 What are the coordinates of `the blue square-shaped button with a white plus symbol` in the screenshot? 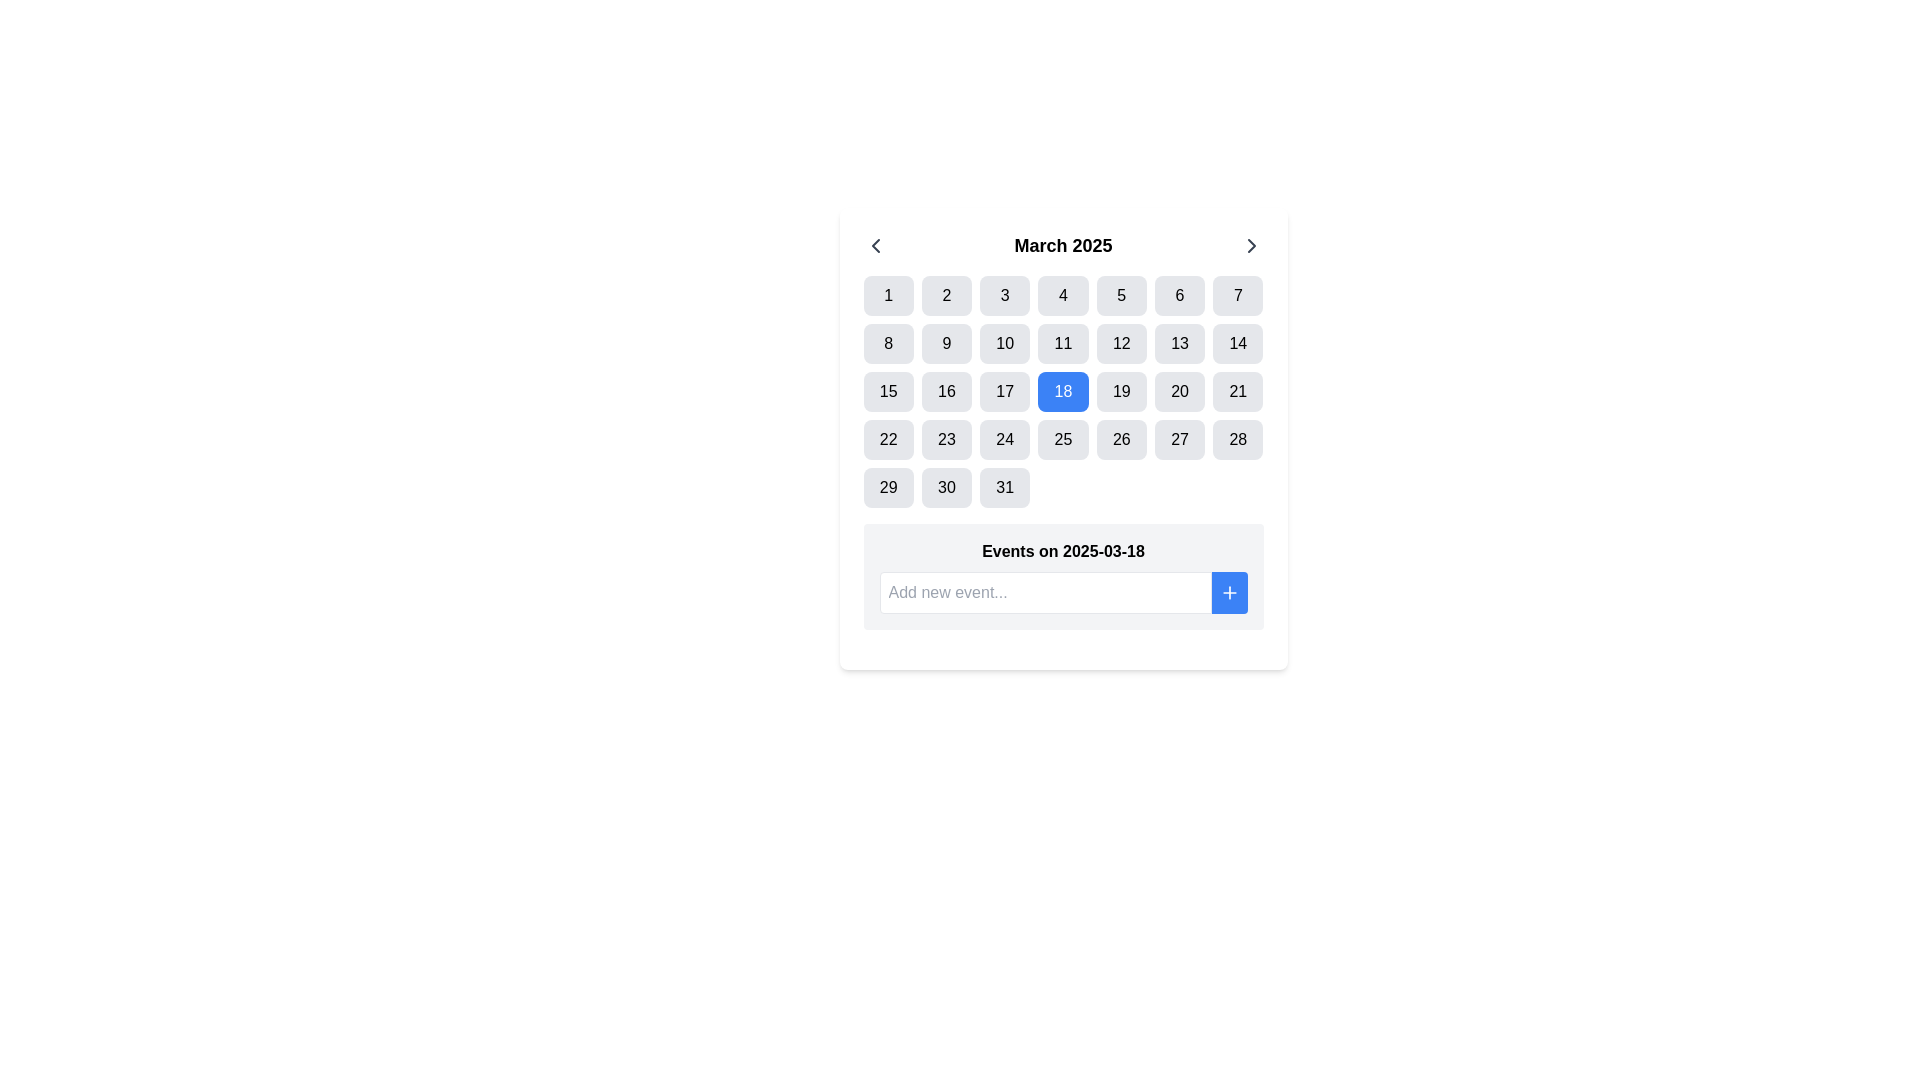 It's located at (1228, 592).